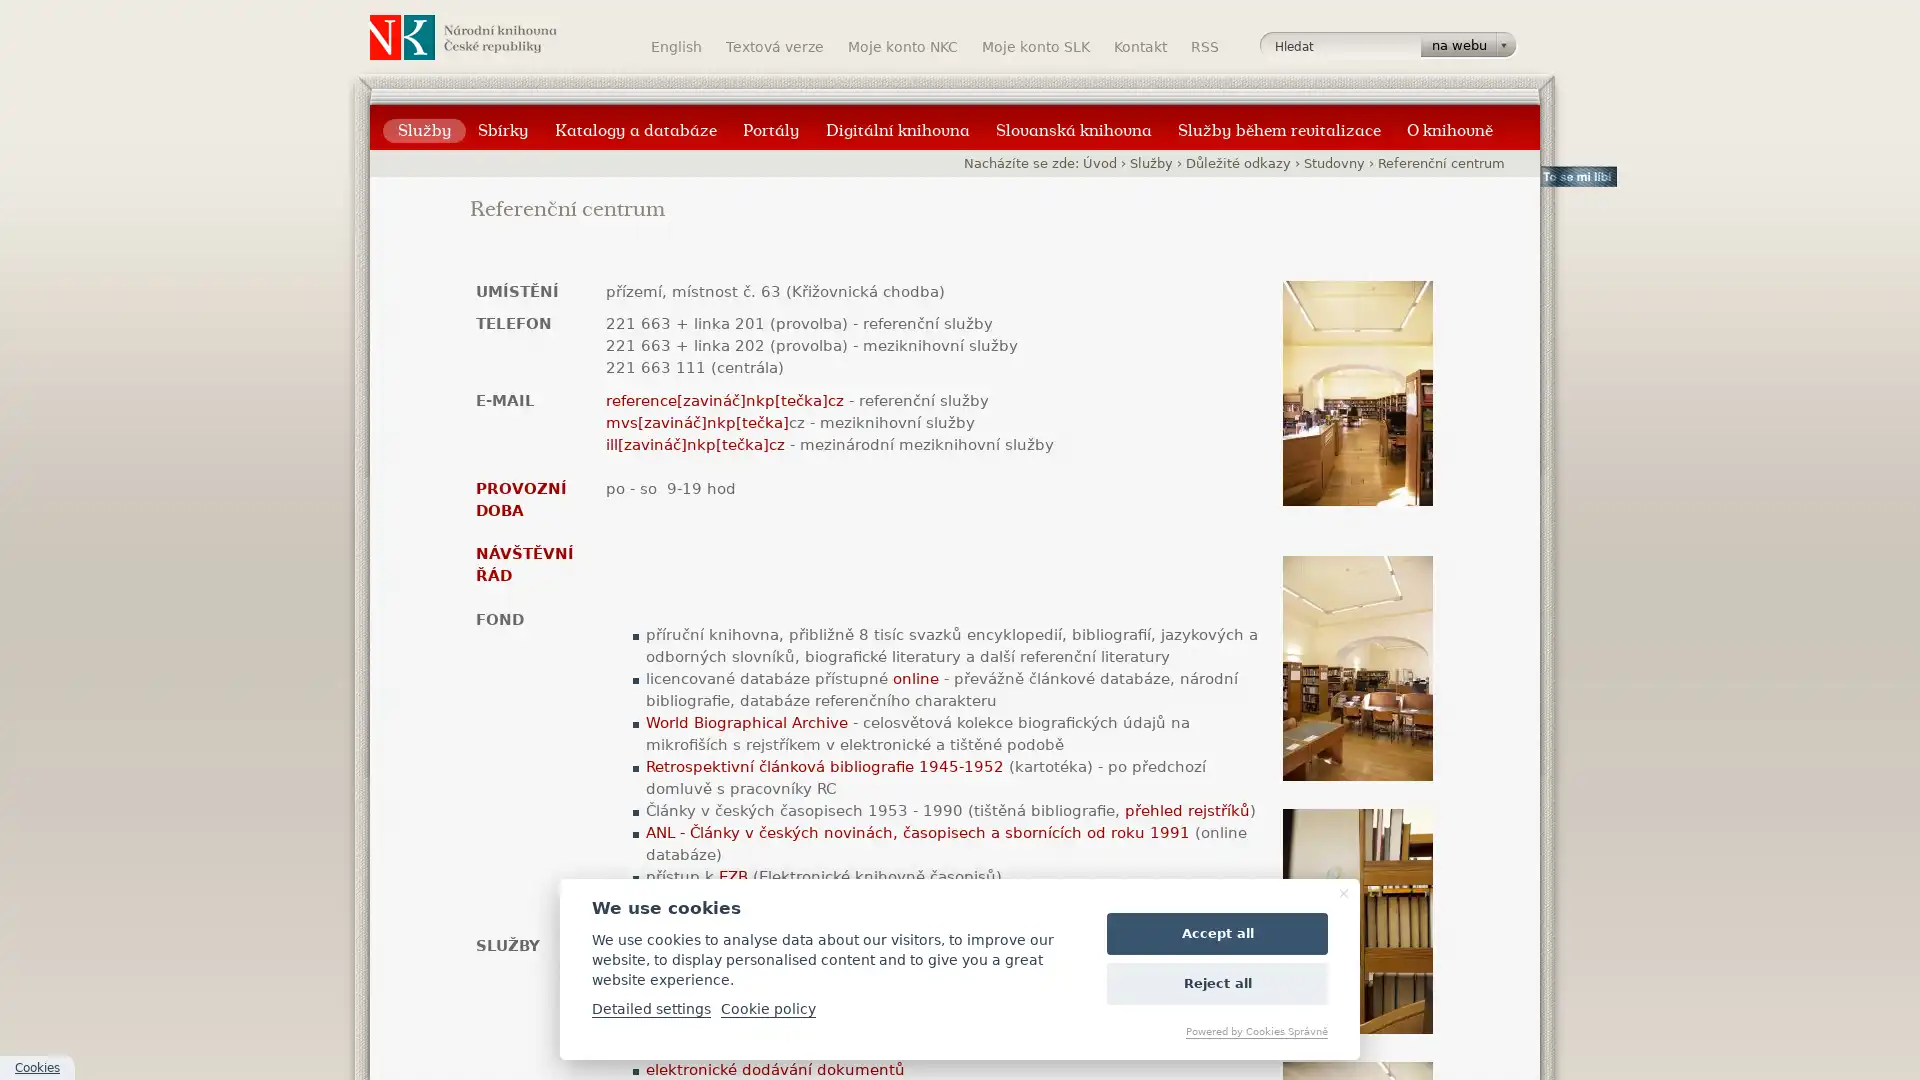 The height and width of the screenshot is (1080, 1920). Describe the element at coordinates (1216, 933) in the screenshot. I see `Accept all` at that location.